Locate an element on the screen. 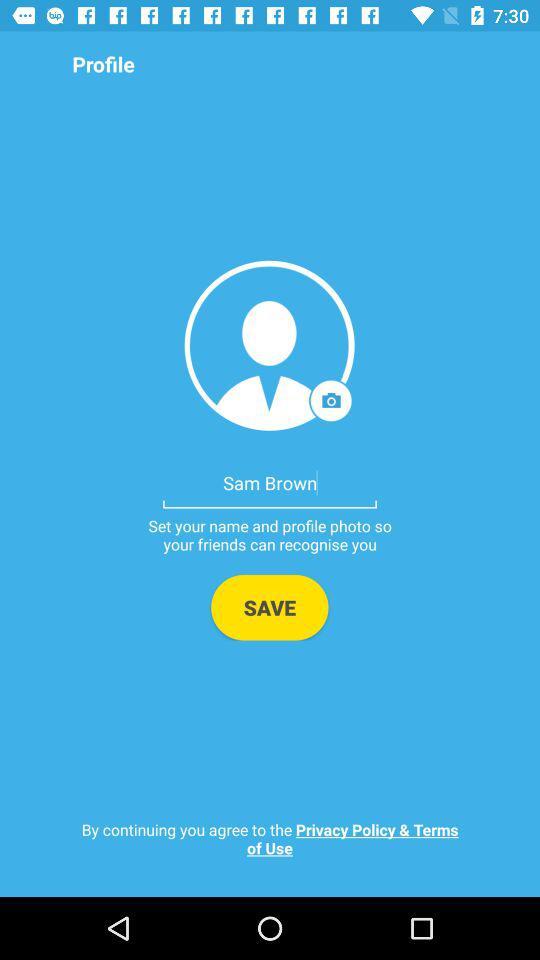 Image resolution: width=540 pixels, height=960 pixels. profile is located at coordinates (269, 345).